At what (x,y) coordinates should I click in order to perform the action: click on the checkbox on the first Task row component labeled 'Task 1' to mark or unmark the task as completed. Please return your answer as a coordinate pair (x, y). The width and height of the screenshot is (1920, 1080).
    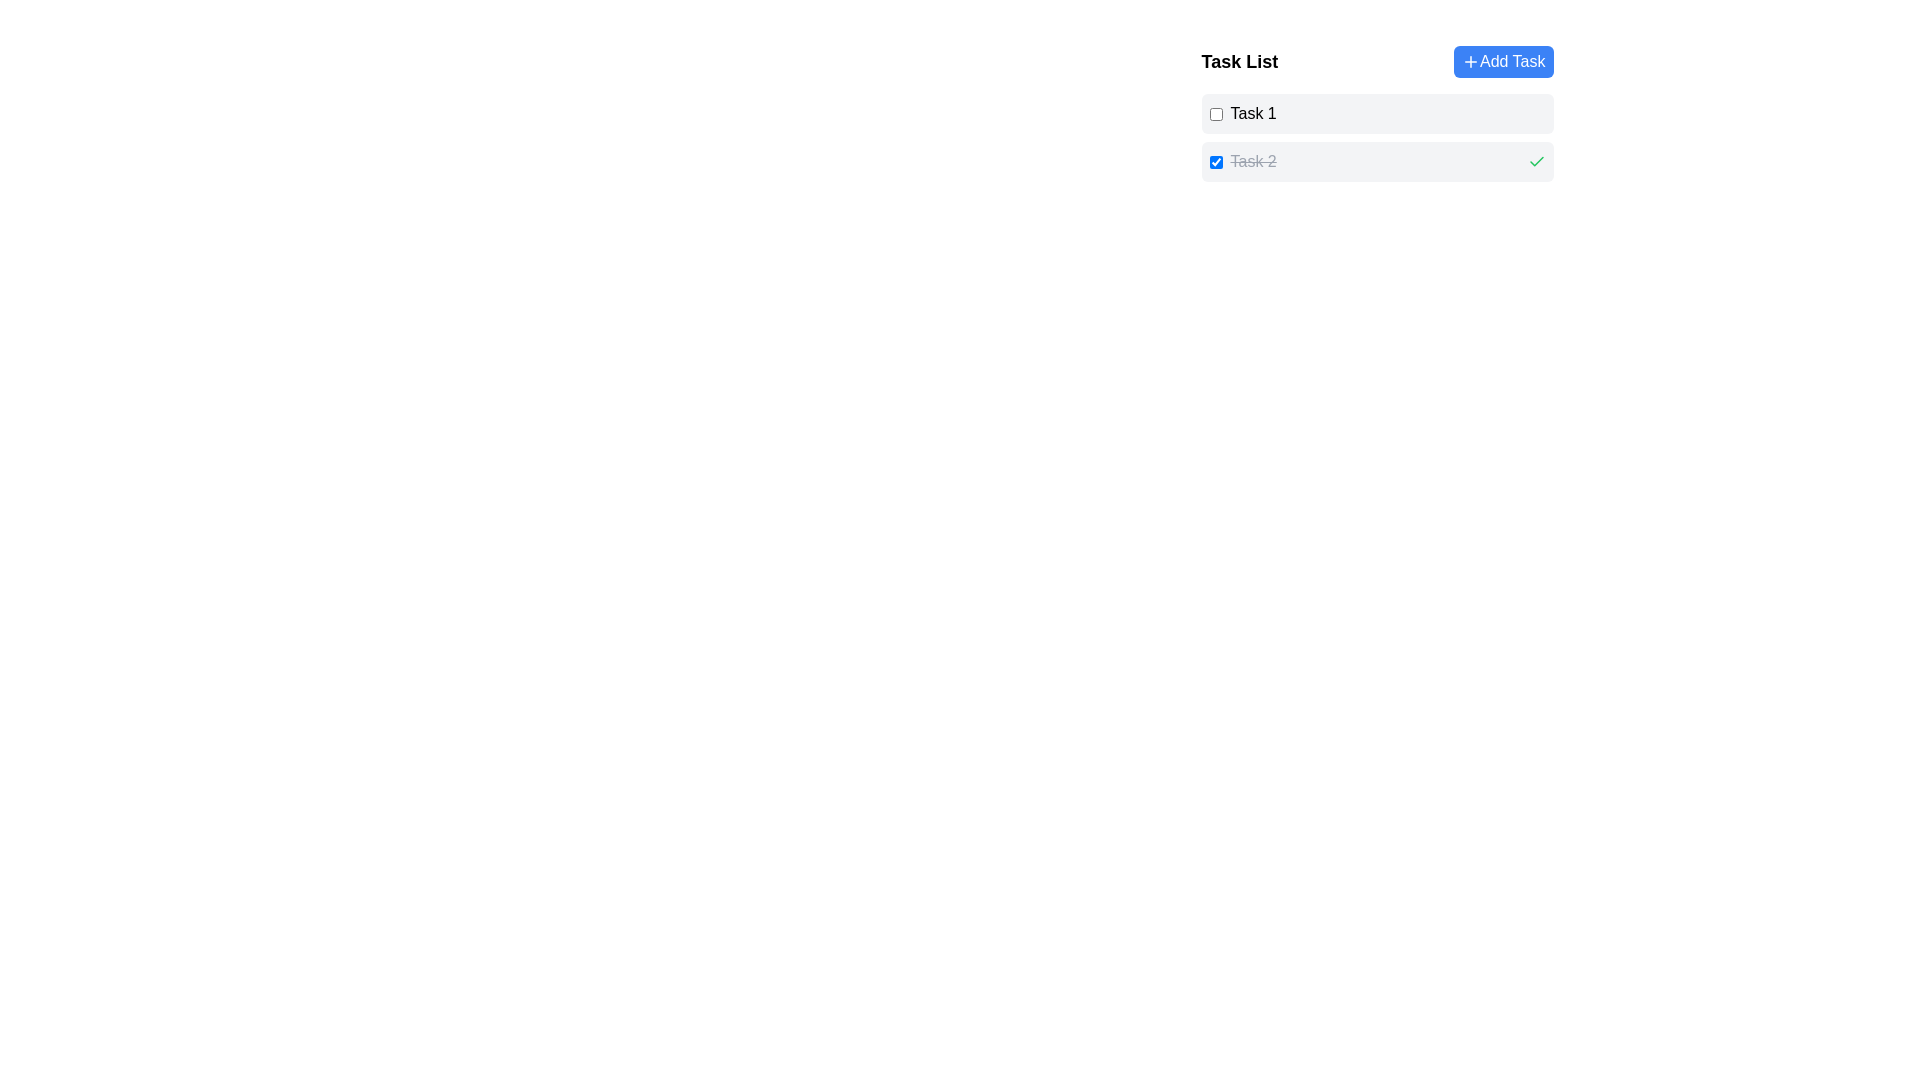
    Looking at the image, I should click on (1376, 114).